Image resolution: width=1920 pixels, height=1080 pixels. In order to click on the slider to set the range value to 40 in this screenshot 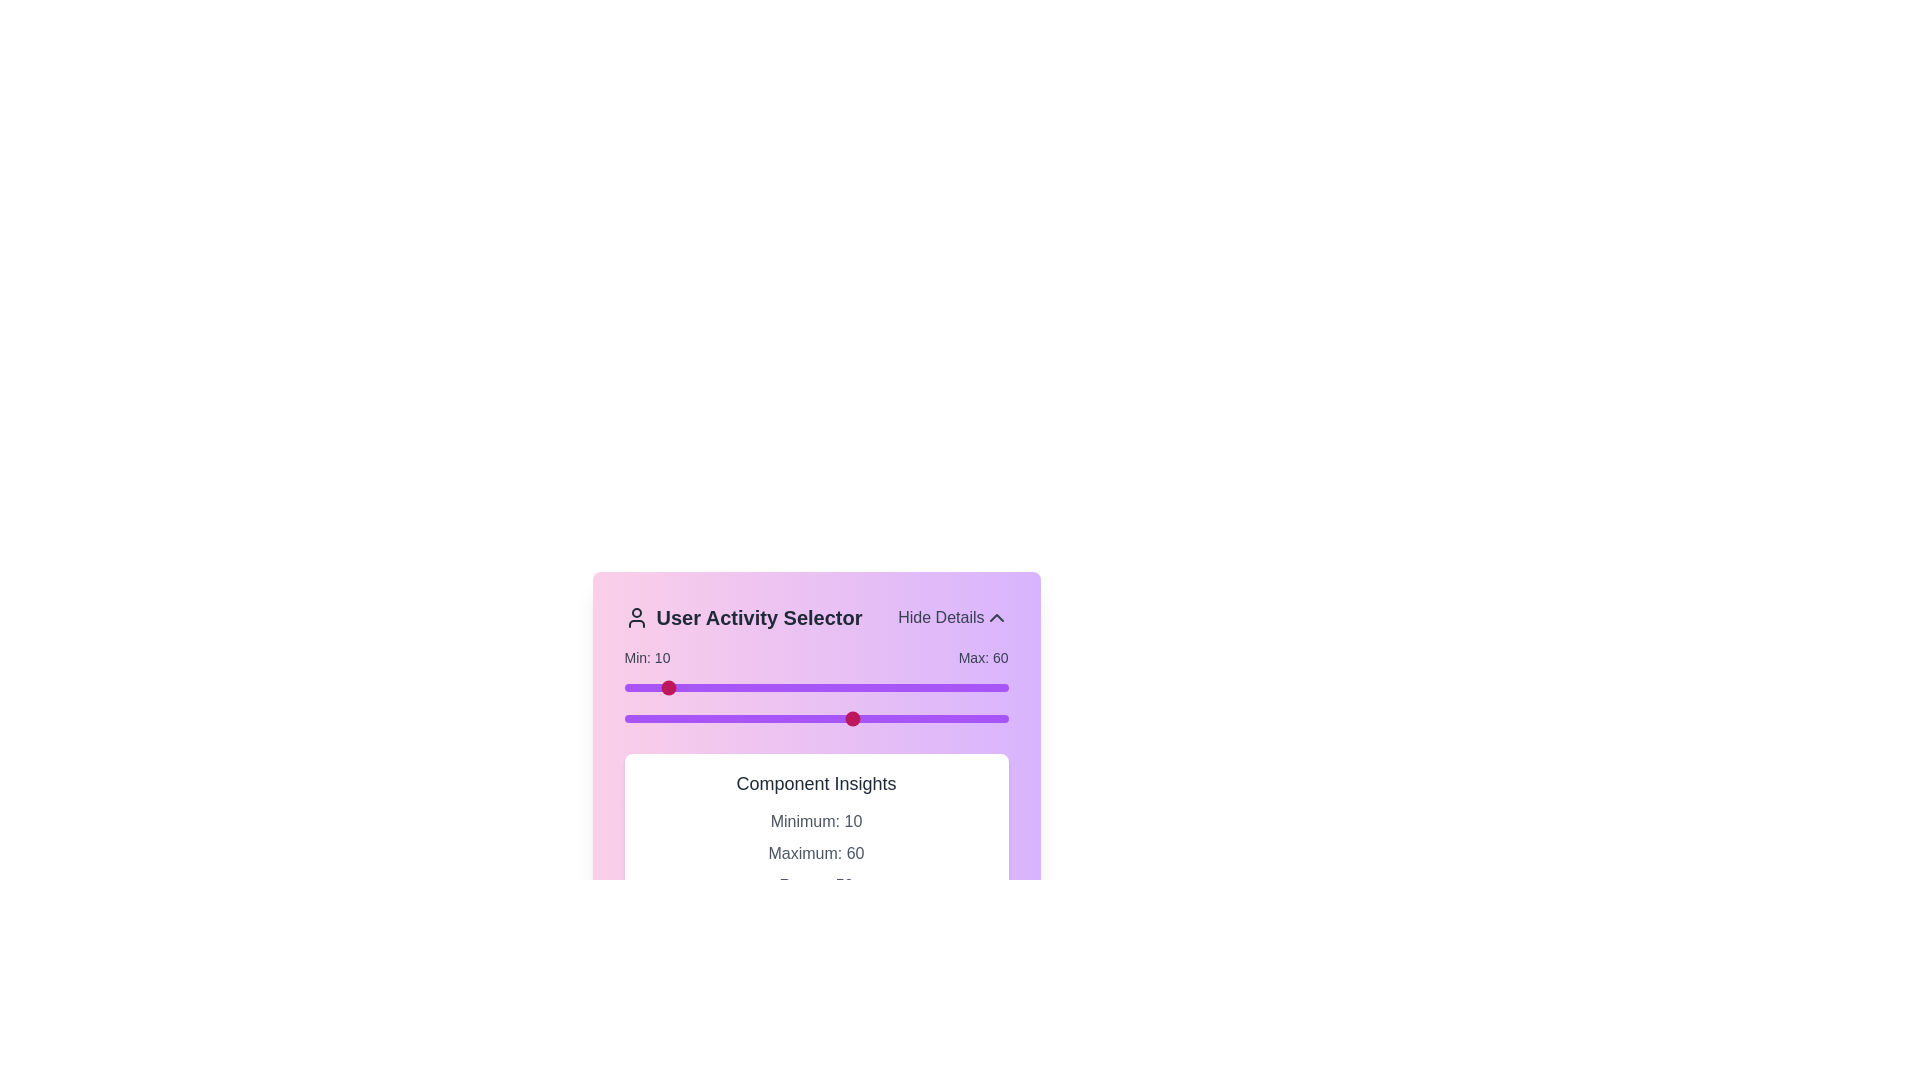, I will do `click(777, 686)`.